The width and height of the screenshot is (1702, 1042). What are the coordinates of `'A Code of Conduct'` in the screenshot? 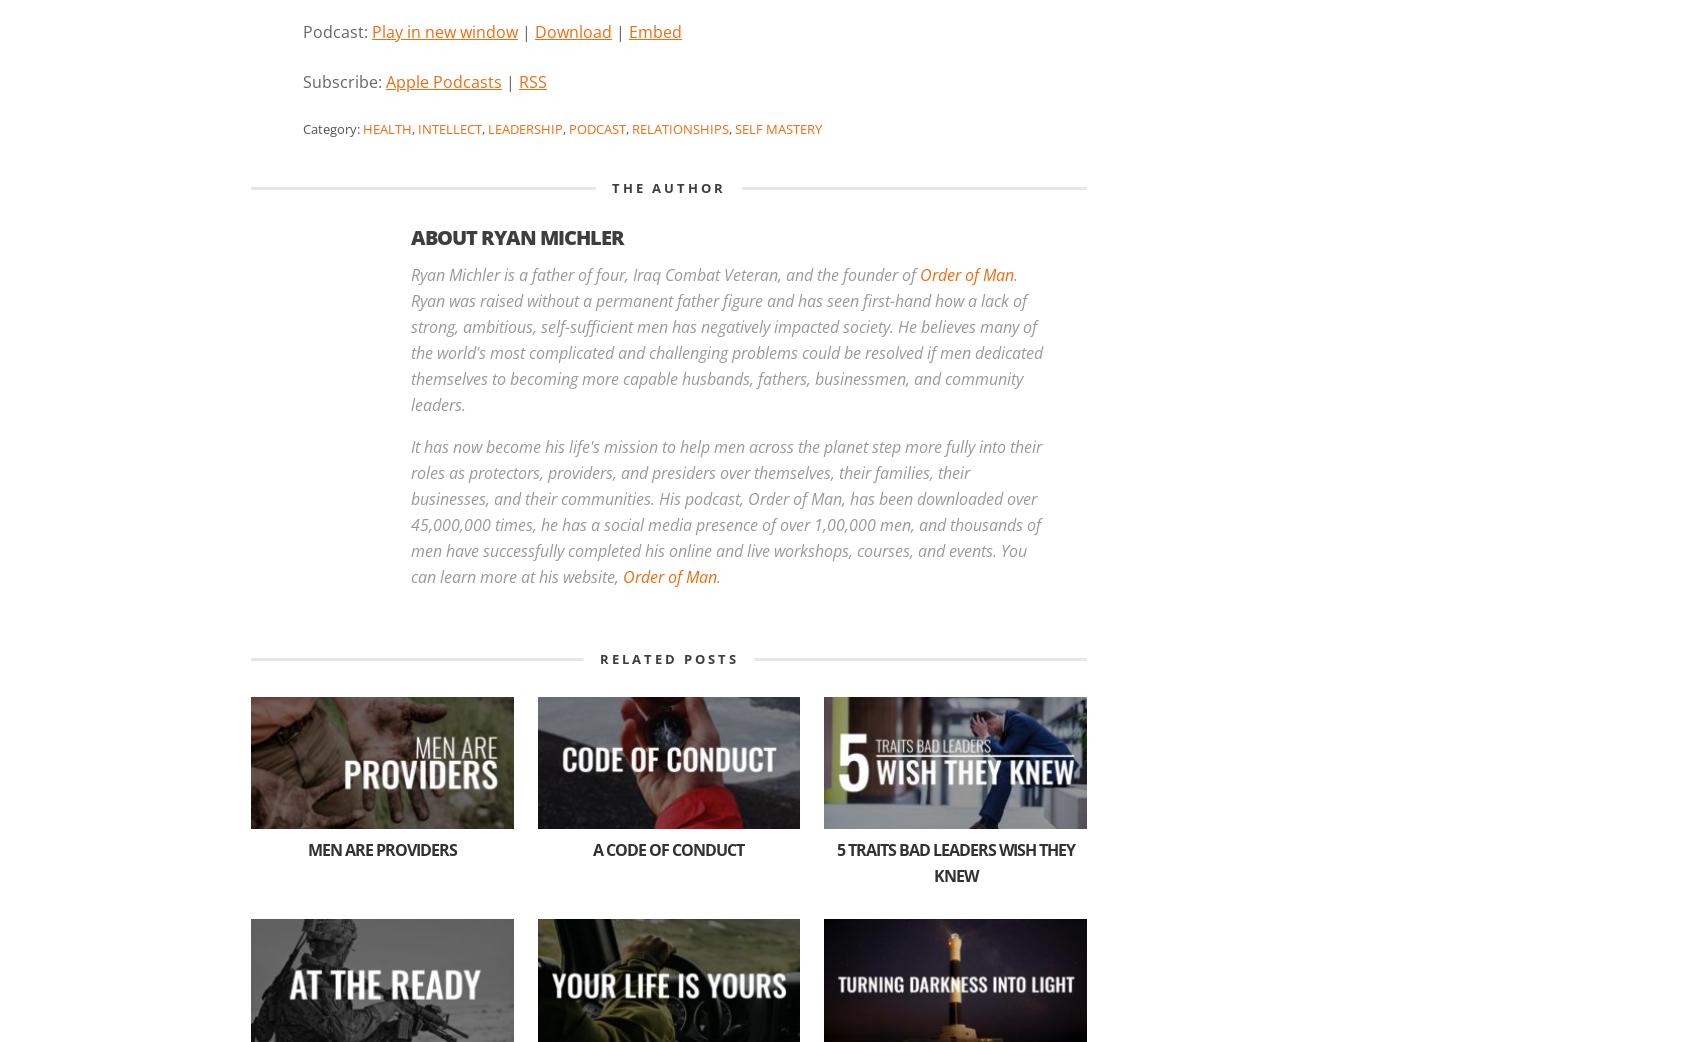 It's located at (592, 849).